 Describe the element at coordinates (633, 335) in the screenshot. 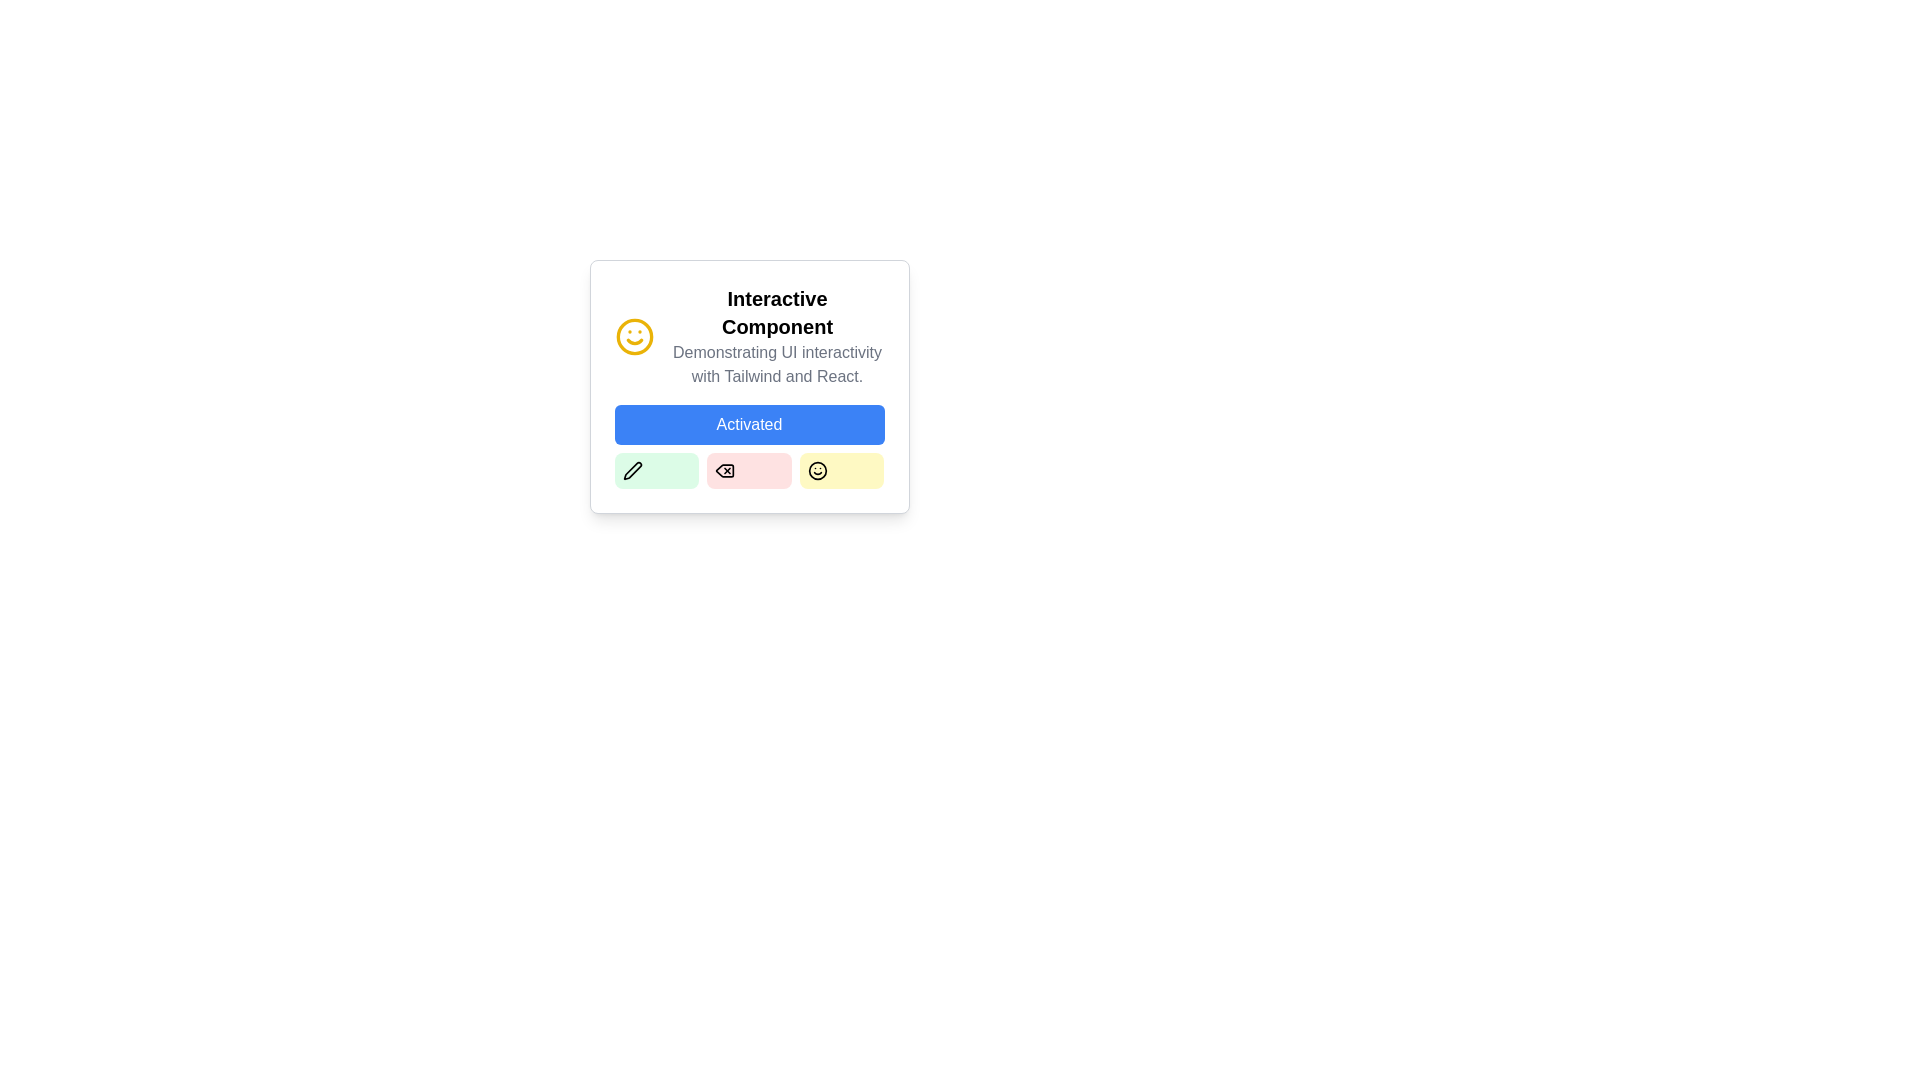

I see `the circular graphic of the smiley face icon, which serves as the outer boundary encapsulating the eyes and mouth` at that location.